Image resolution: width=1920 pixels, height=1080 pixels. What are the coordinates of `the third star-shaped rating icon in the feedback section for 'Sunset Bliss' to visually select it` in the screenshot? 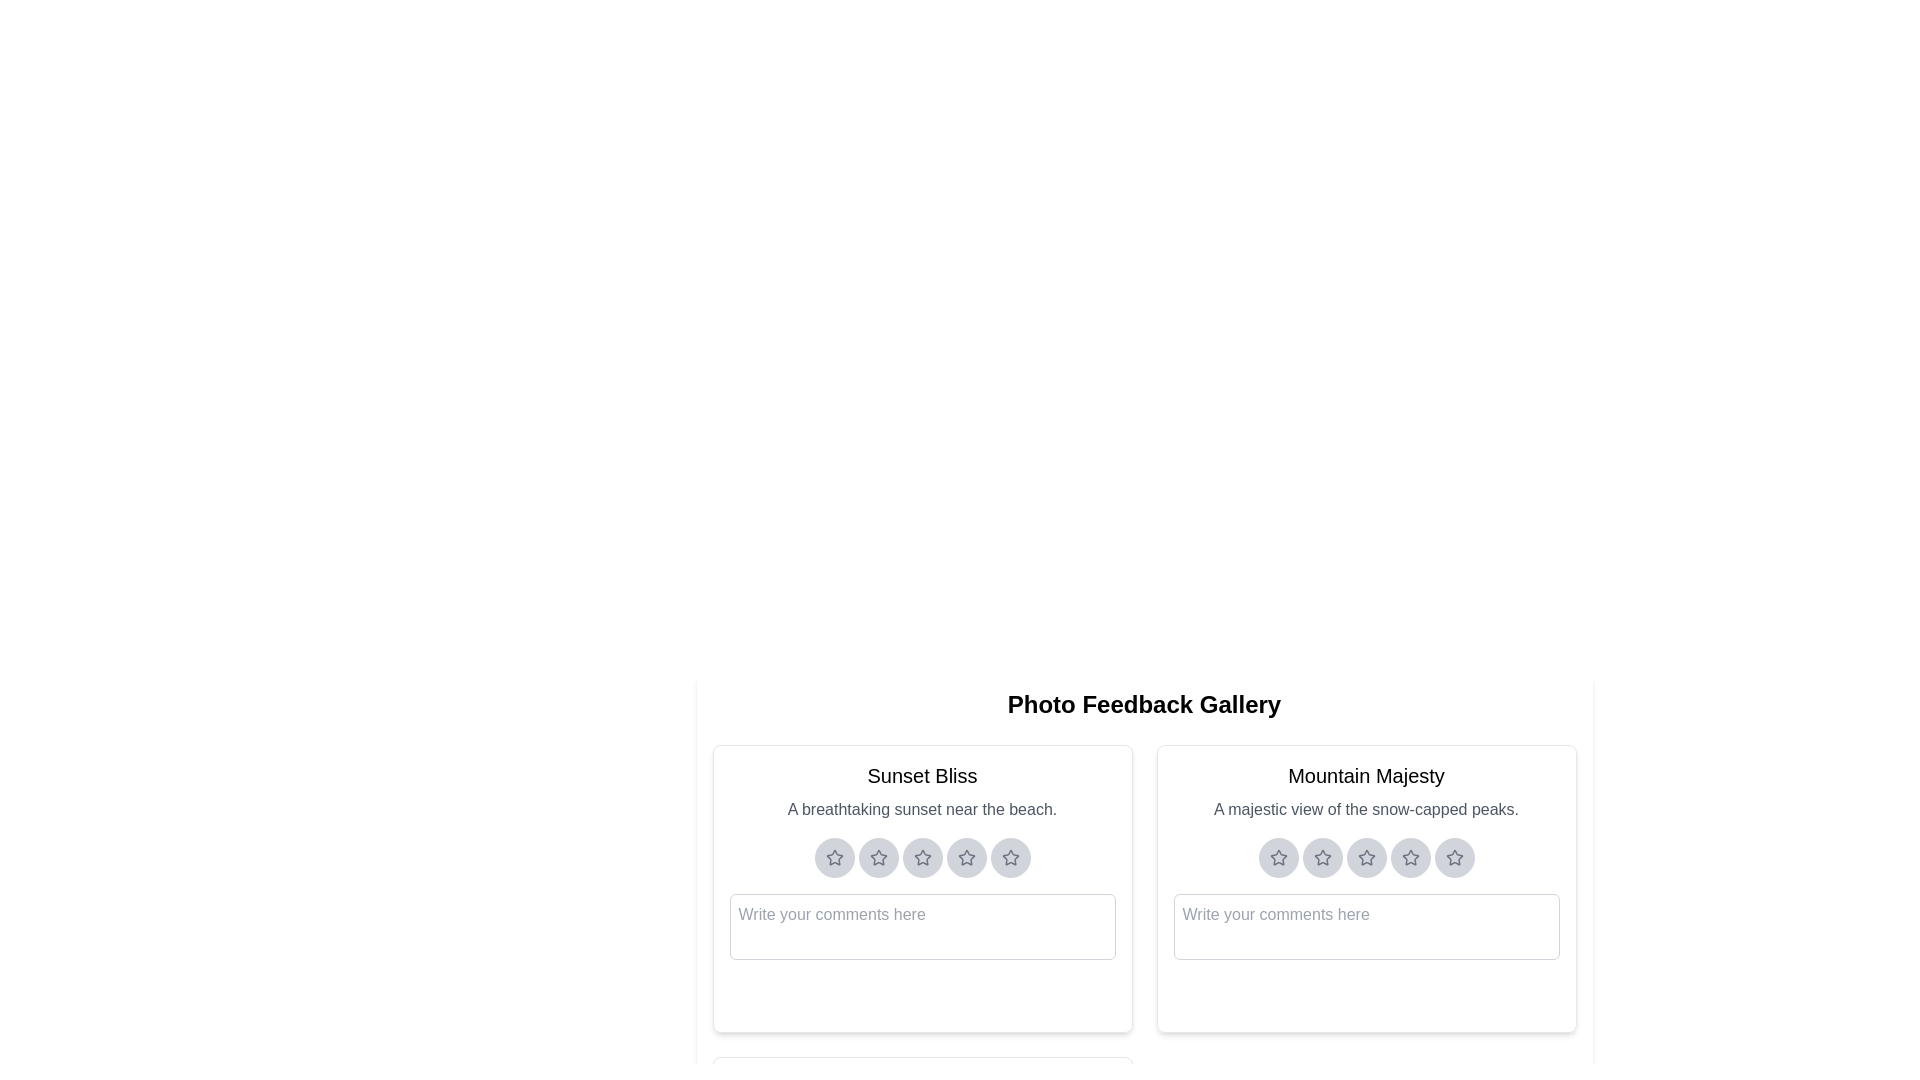 It's located at (921, 856).